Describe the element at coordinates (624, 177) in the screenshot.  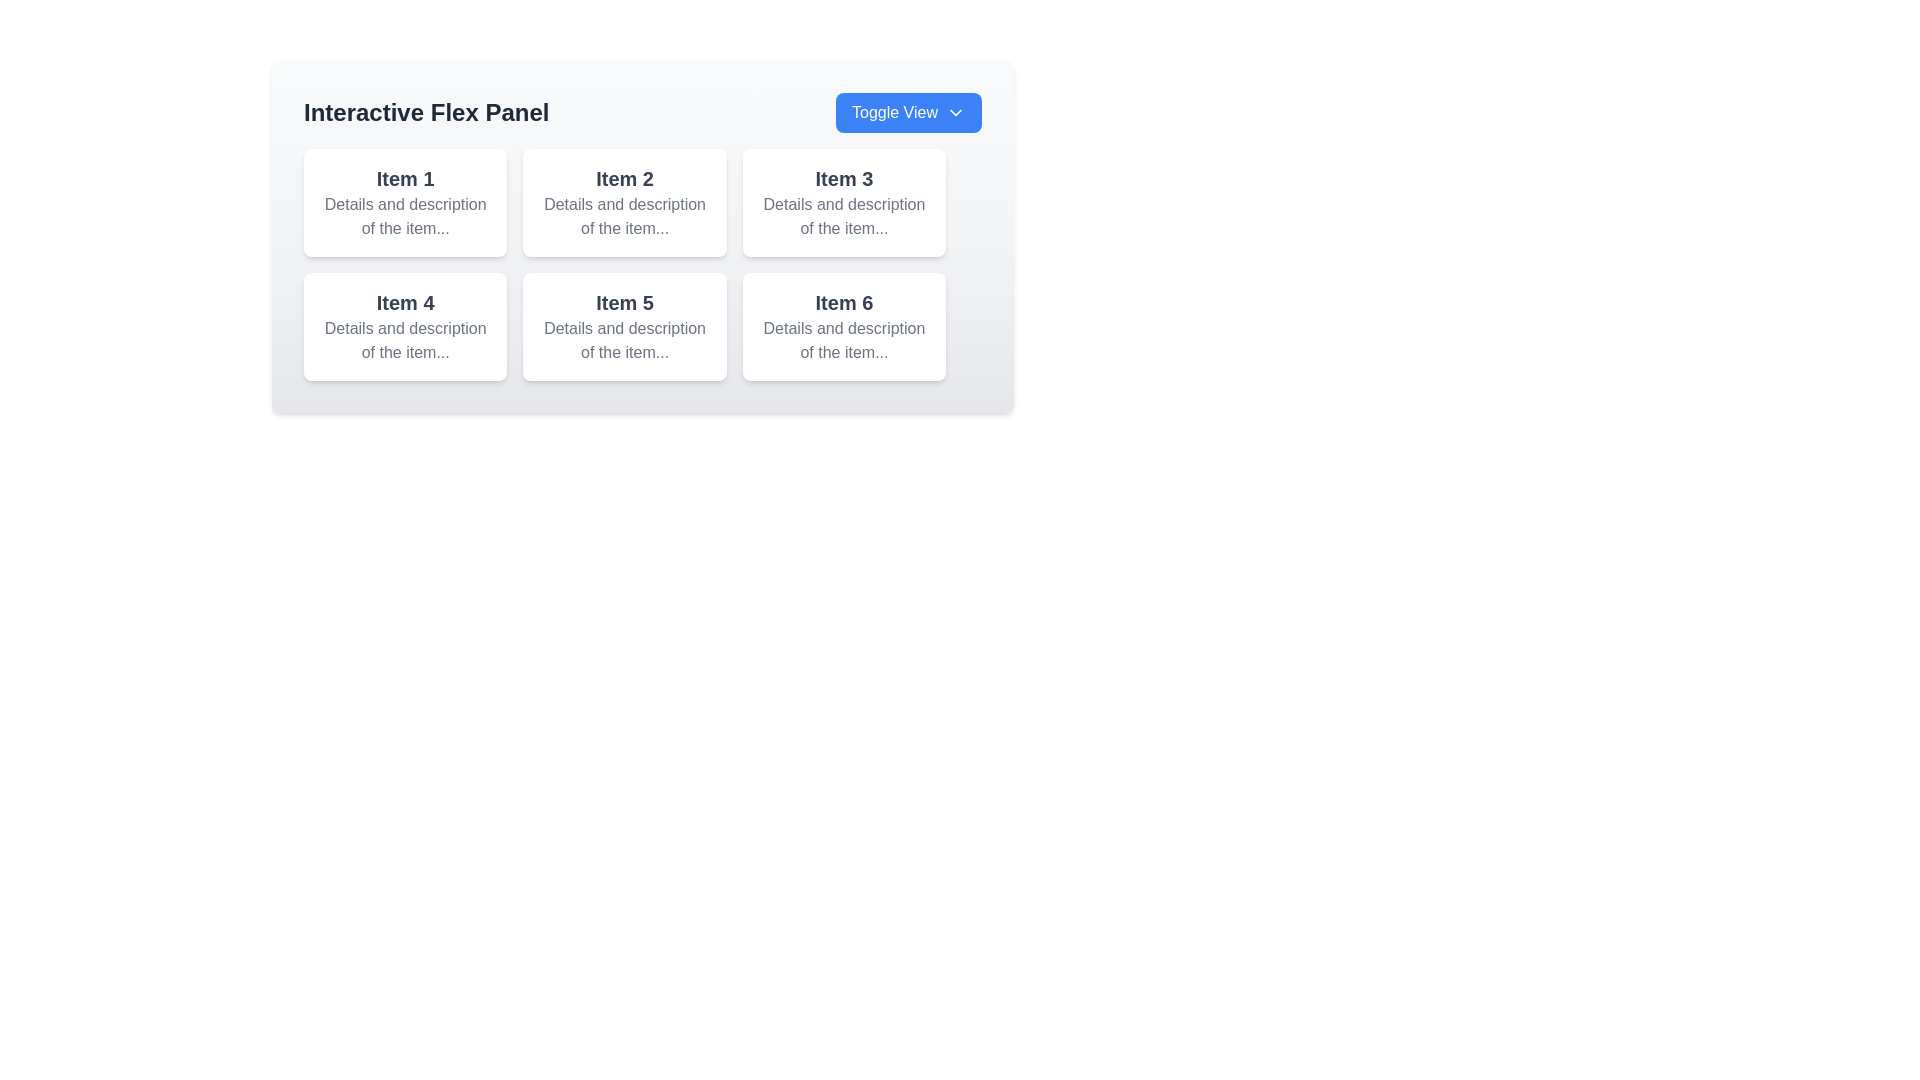
I see `the primary heading text 'Item 2' located in the second card of a grid` at that location.